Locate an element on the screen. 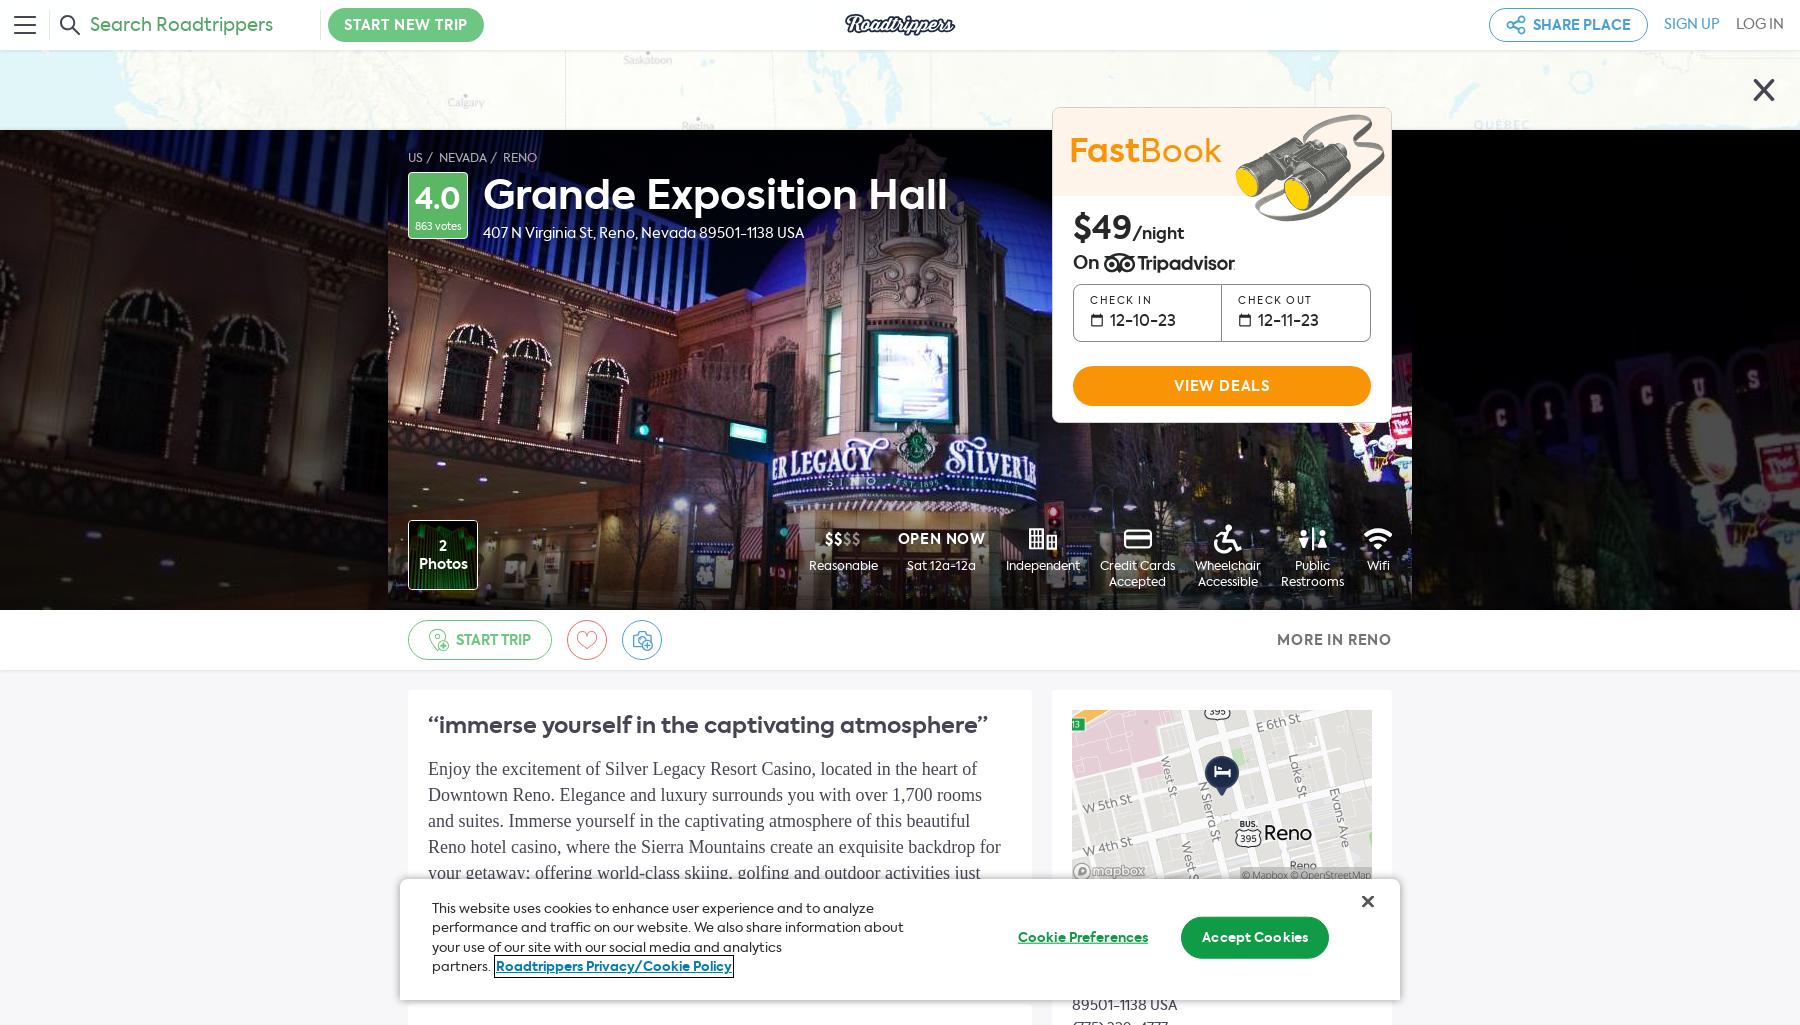 The image size is (1800, 1025). 'Public' is located at coordinates (1312, 566).